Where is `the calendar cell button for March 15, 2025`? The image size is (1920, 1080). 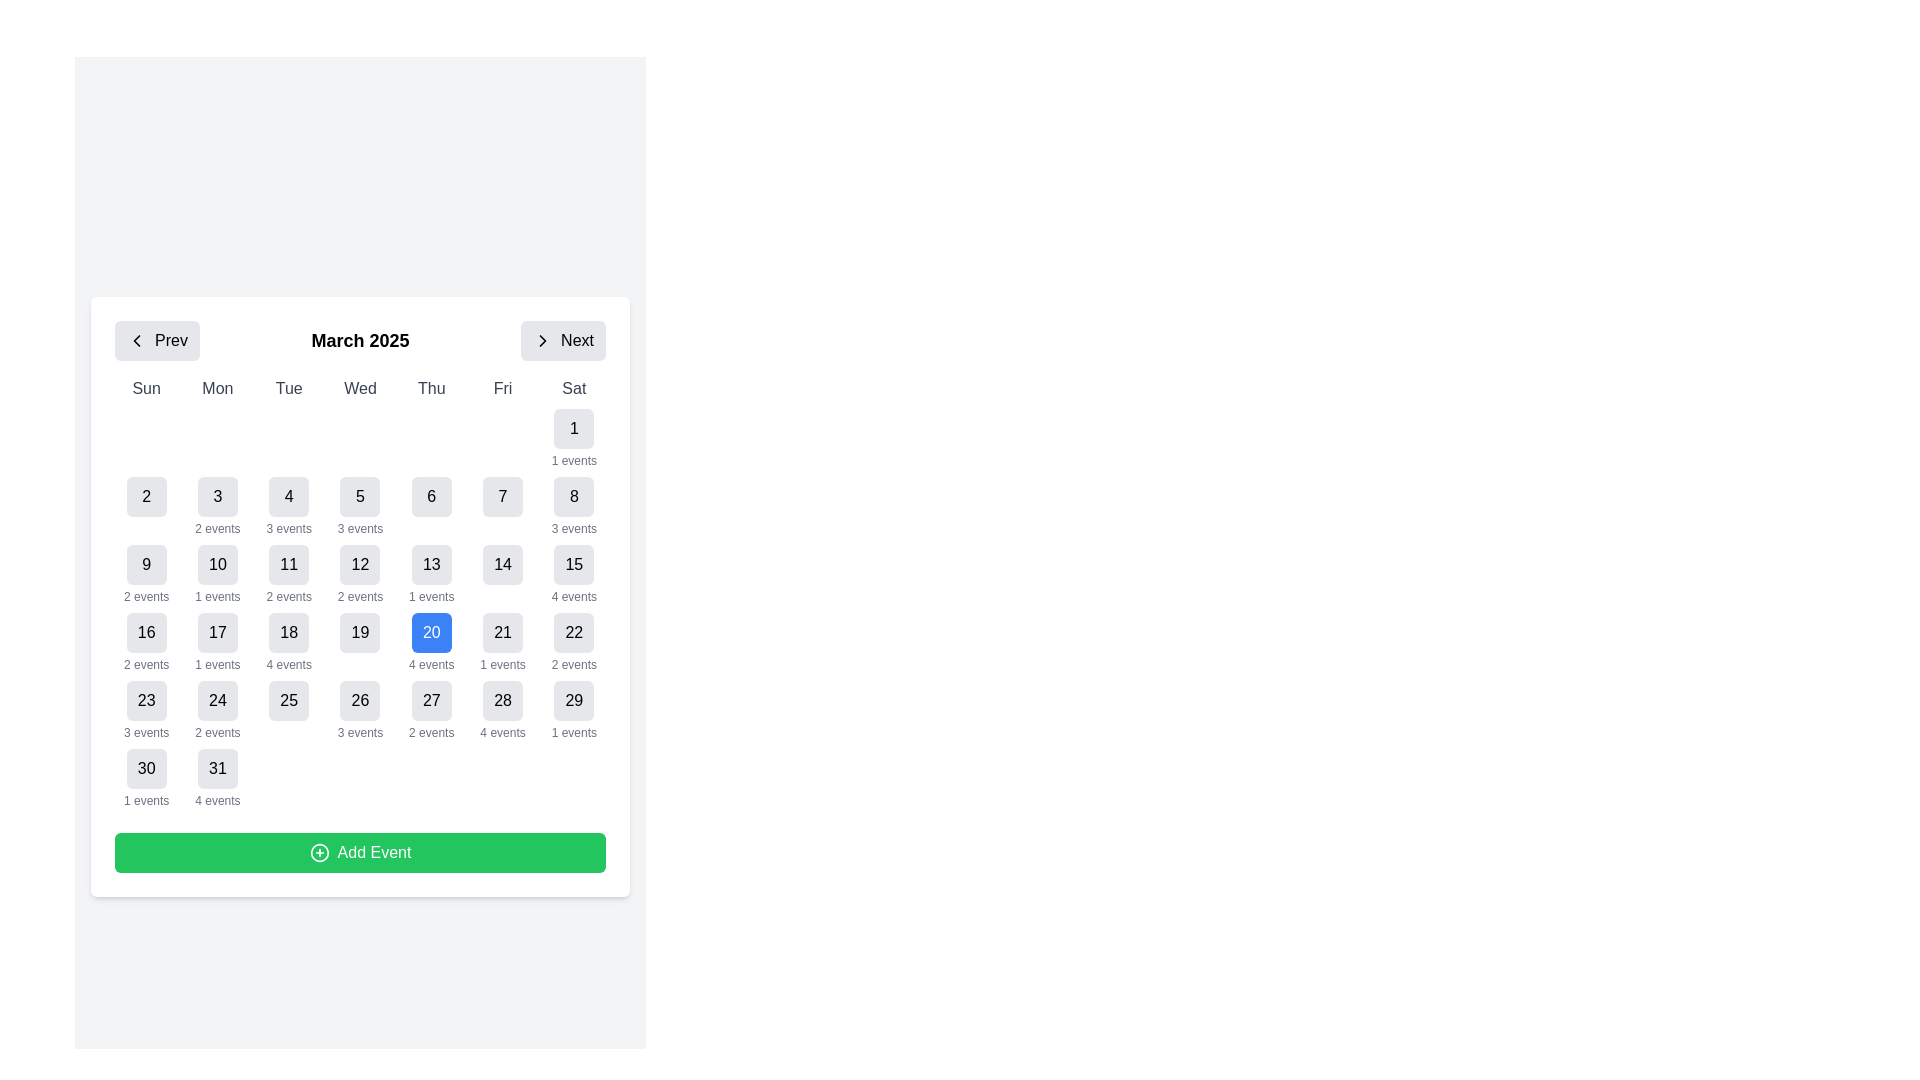 the calendar cell button for March 15, 2025 is located at coordinates (573, 564).